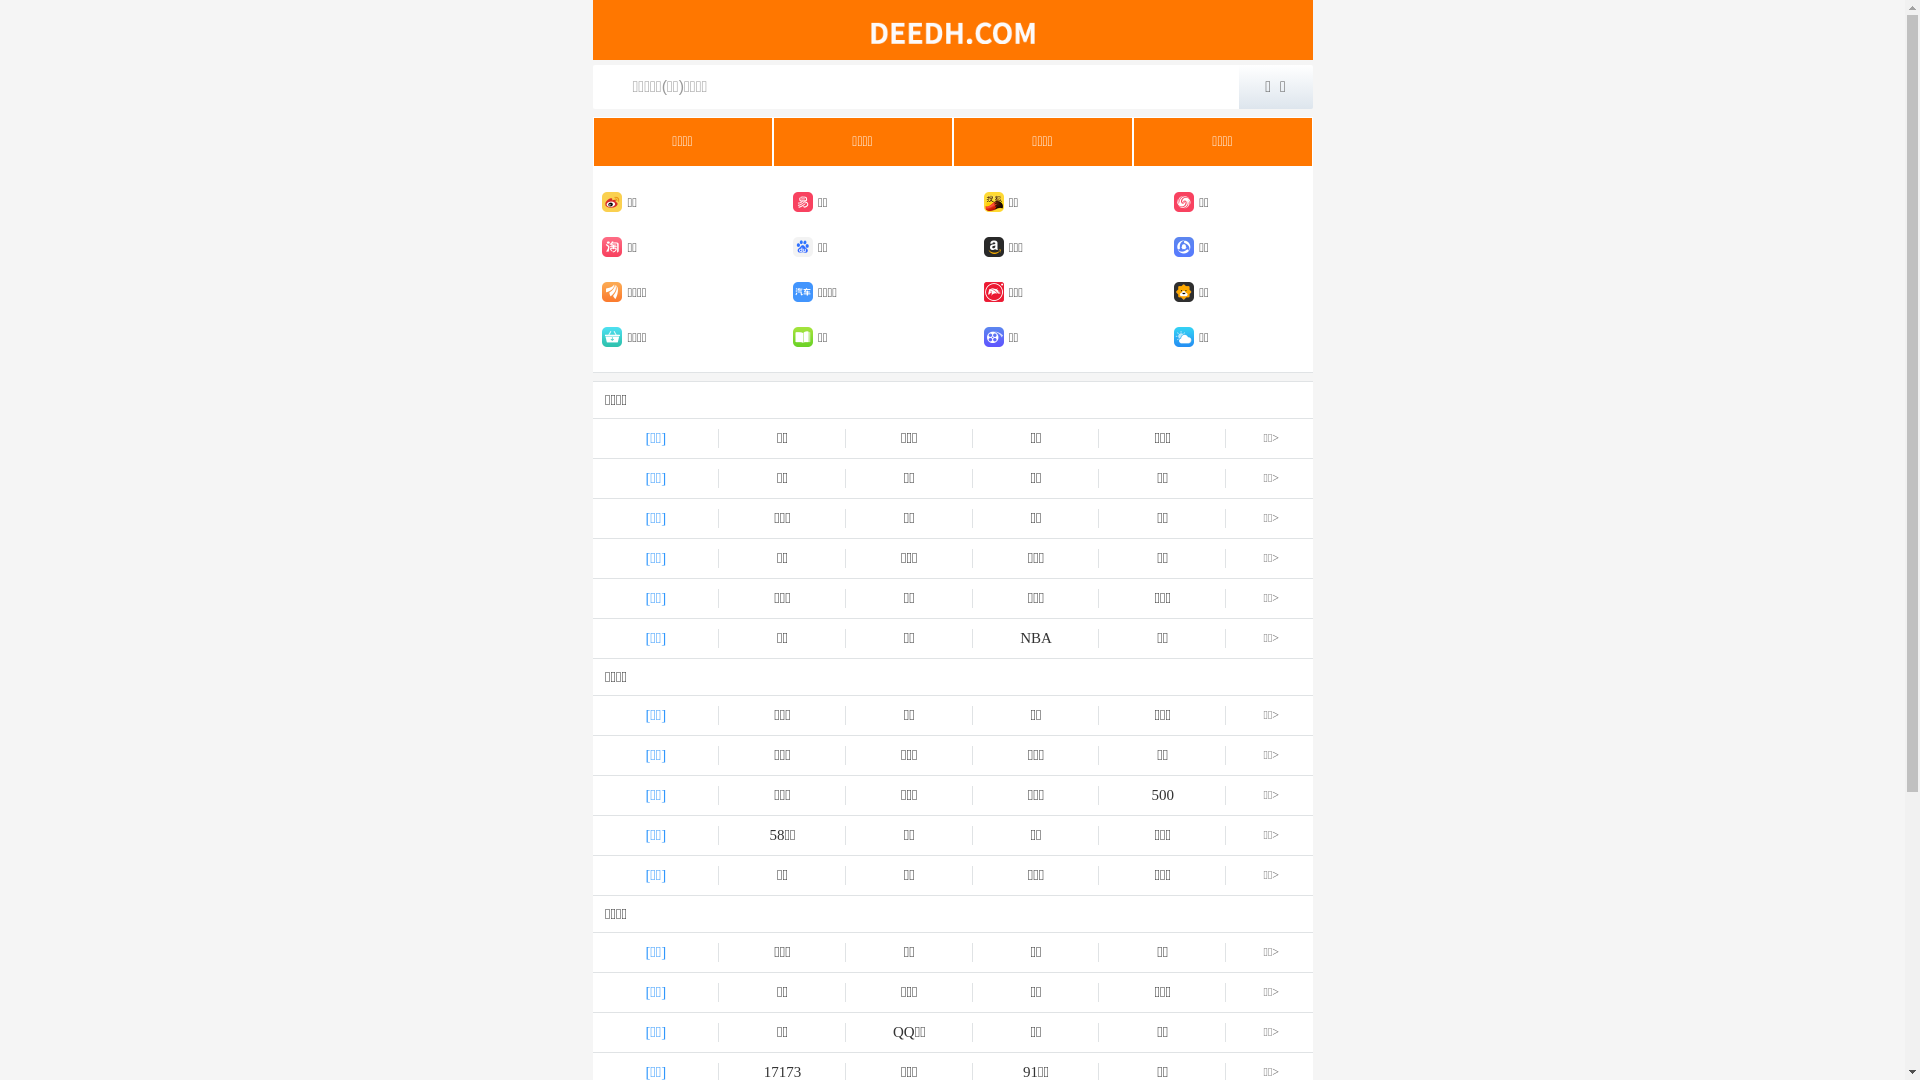 This screenshot has width=1920, height=1080. I want to click on '500', so click(1162, 794).